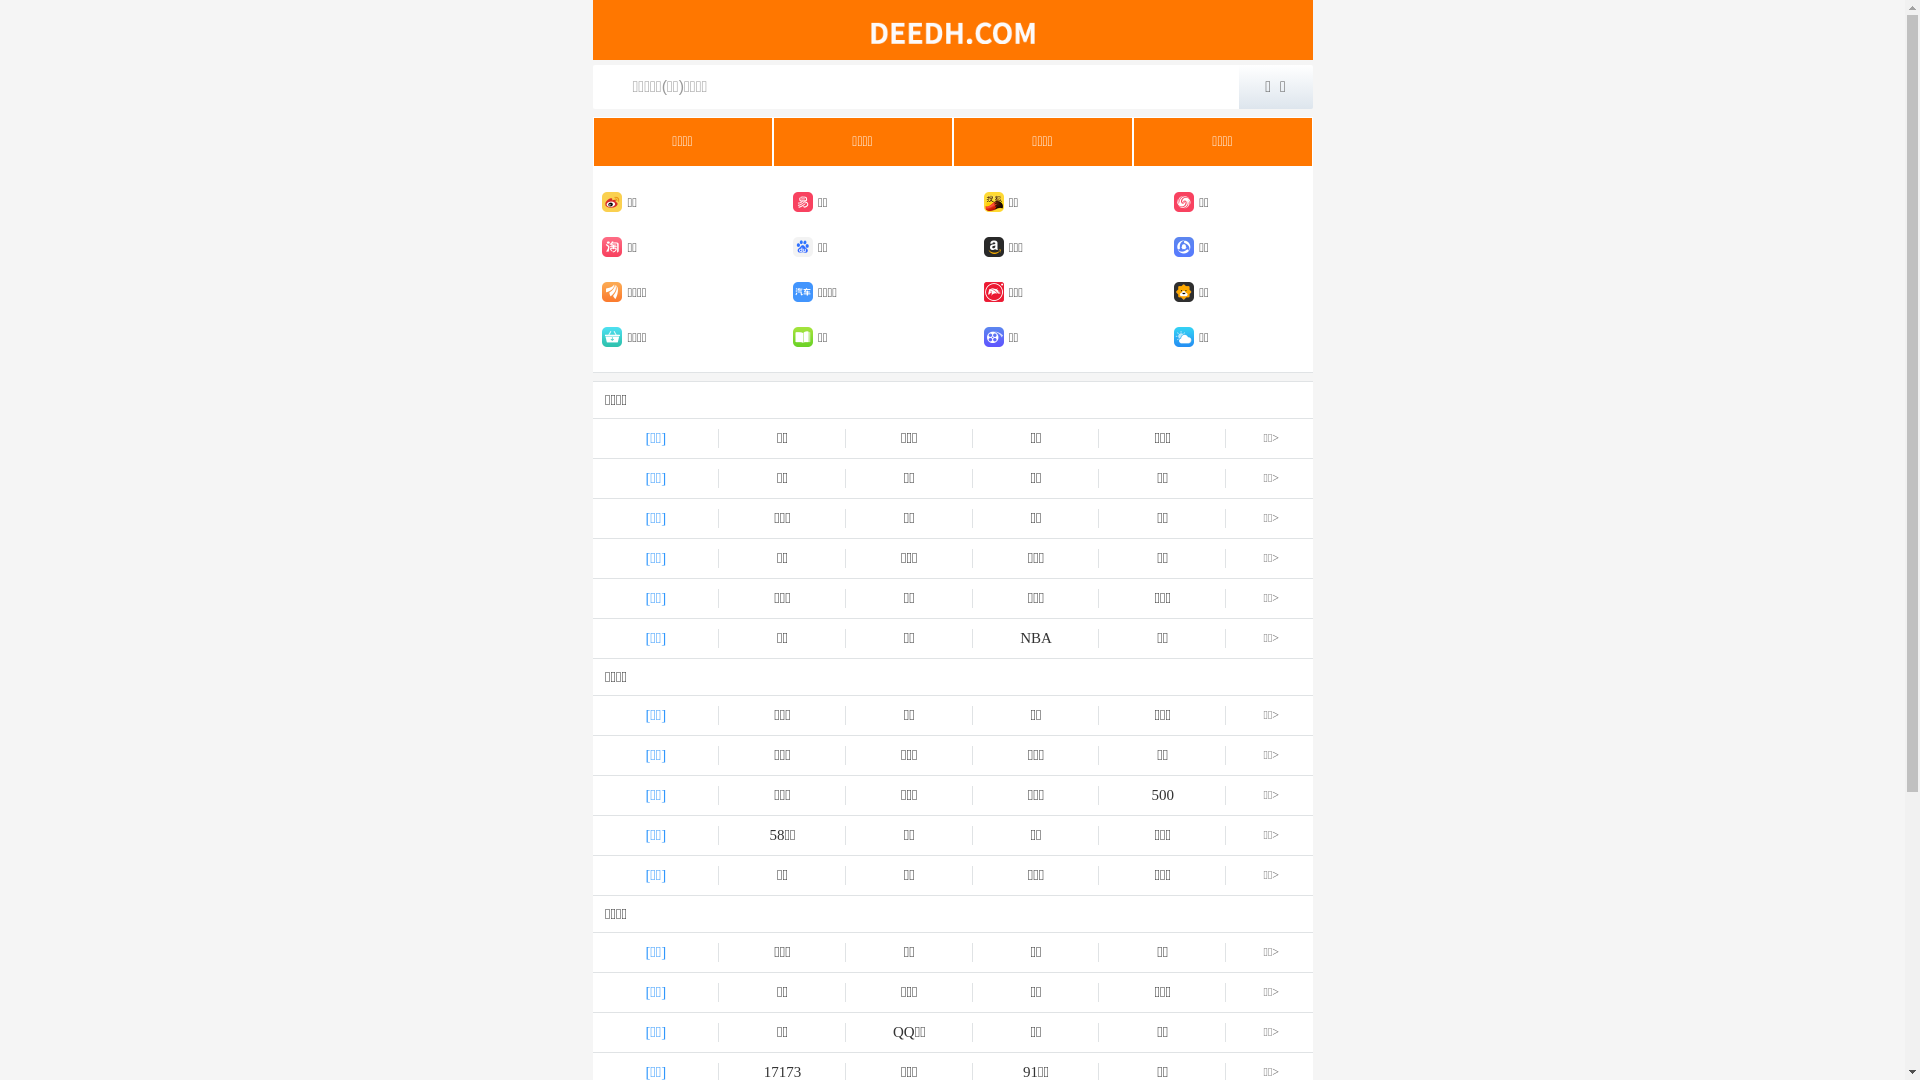 This screenshot has width=1920, height=1080. I want to click on '500', so click(1162, 794).